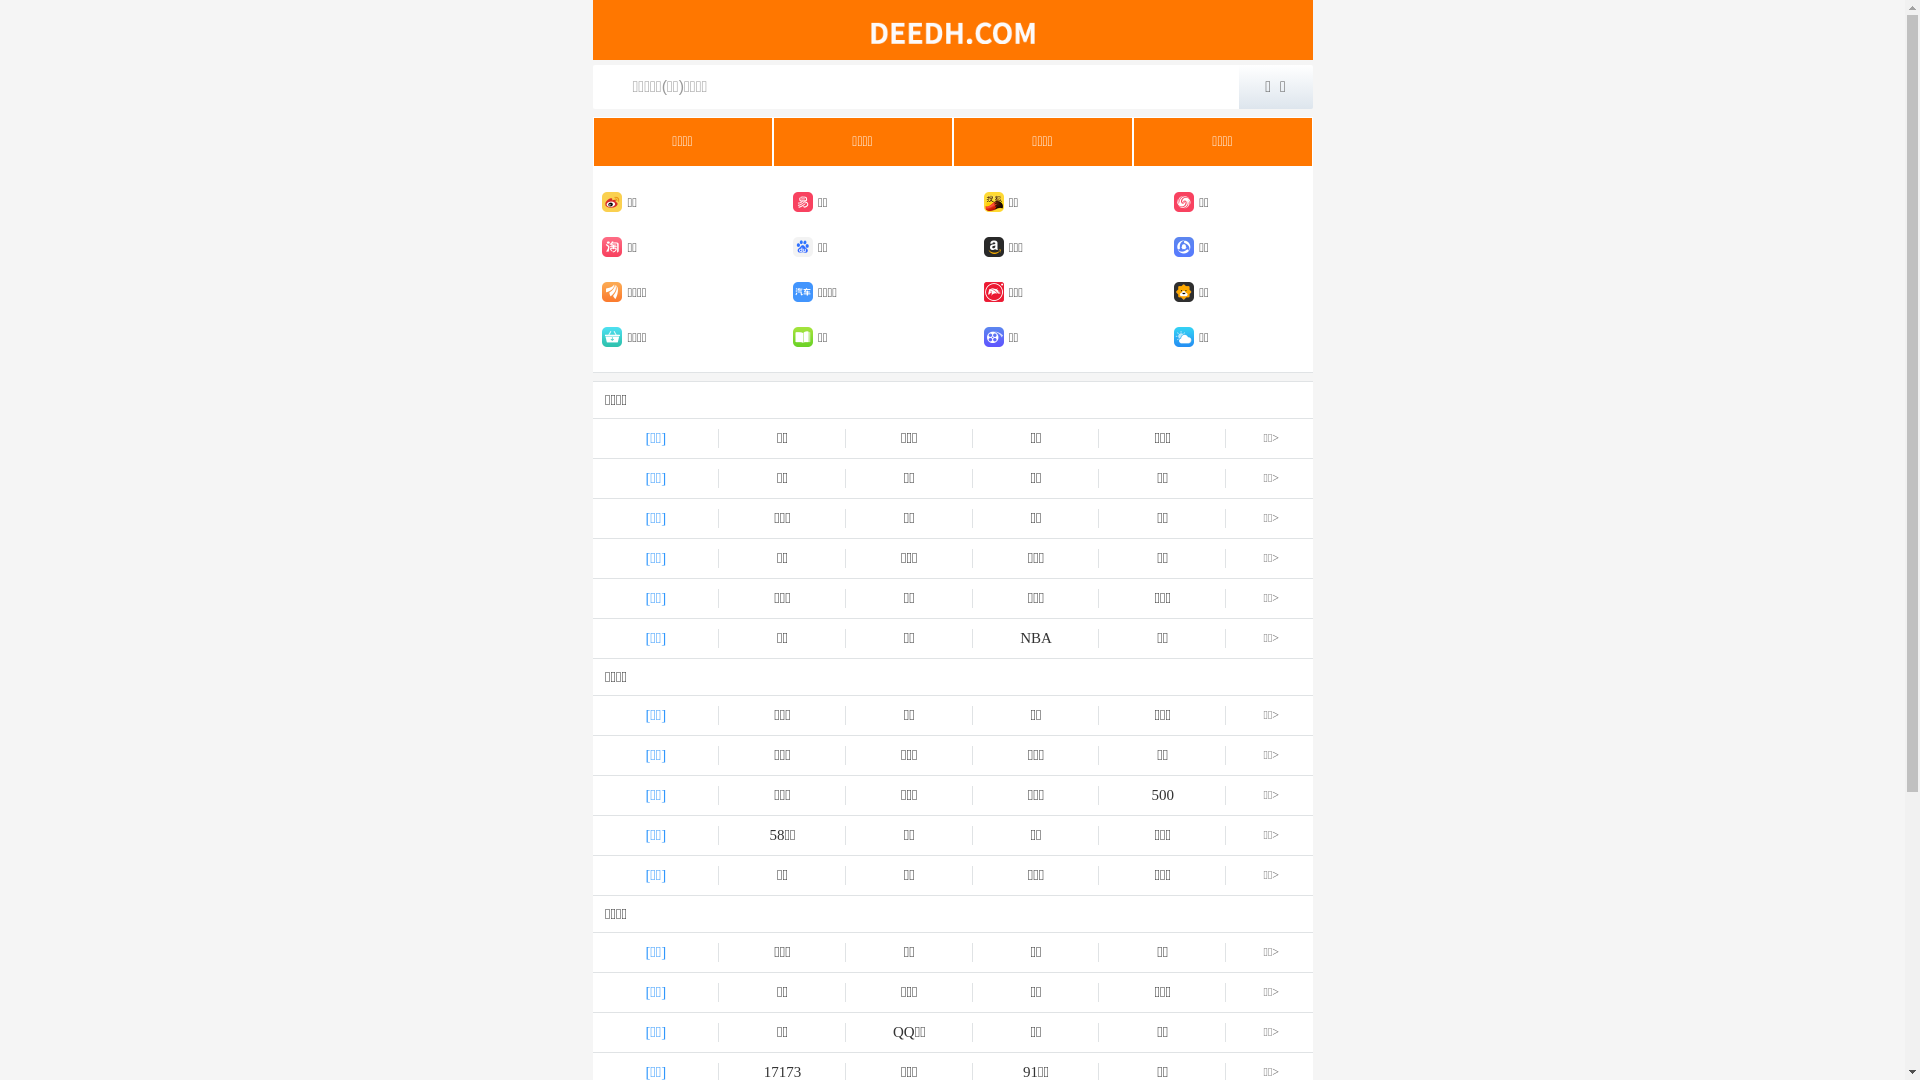 This screenshot has width=1920, height=1080. I want to click on '500', so click(1162, 794).